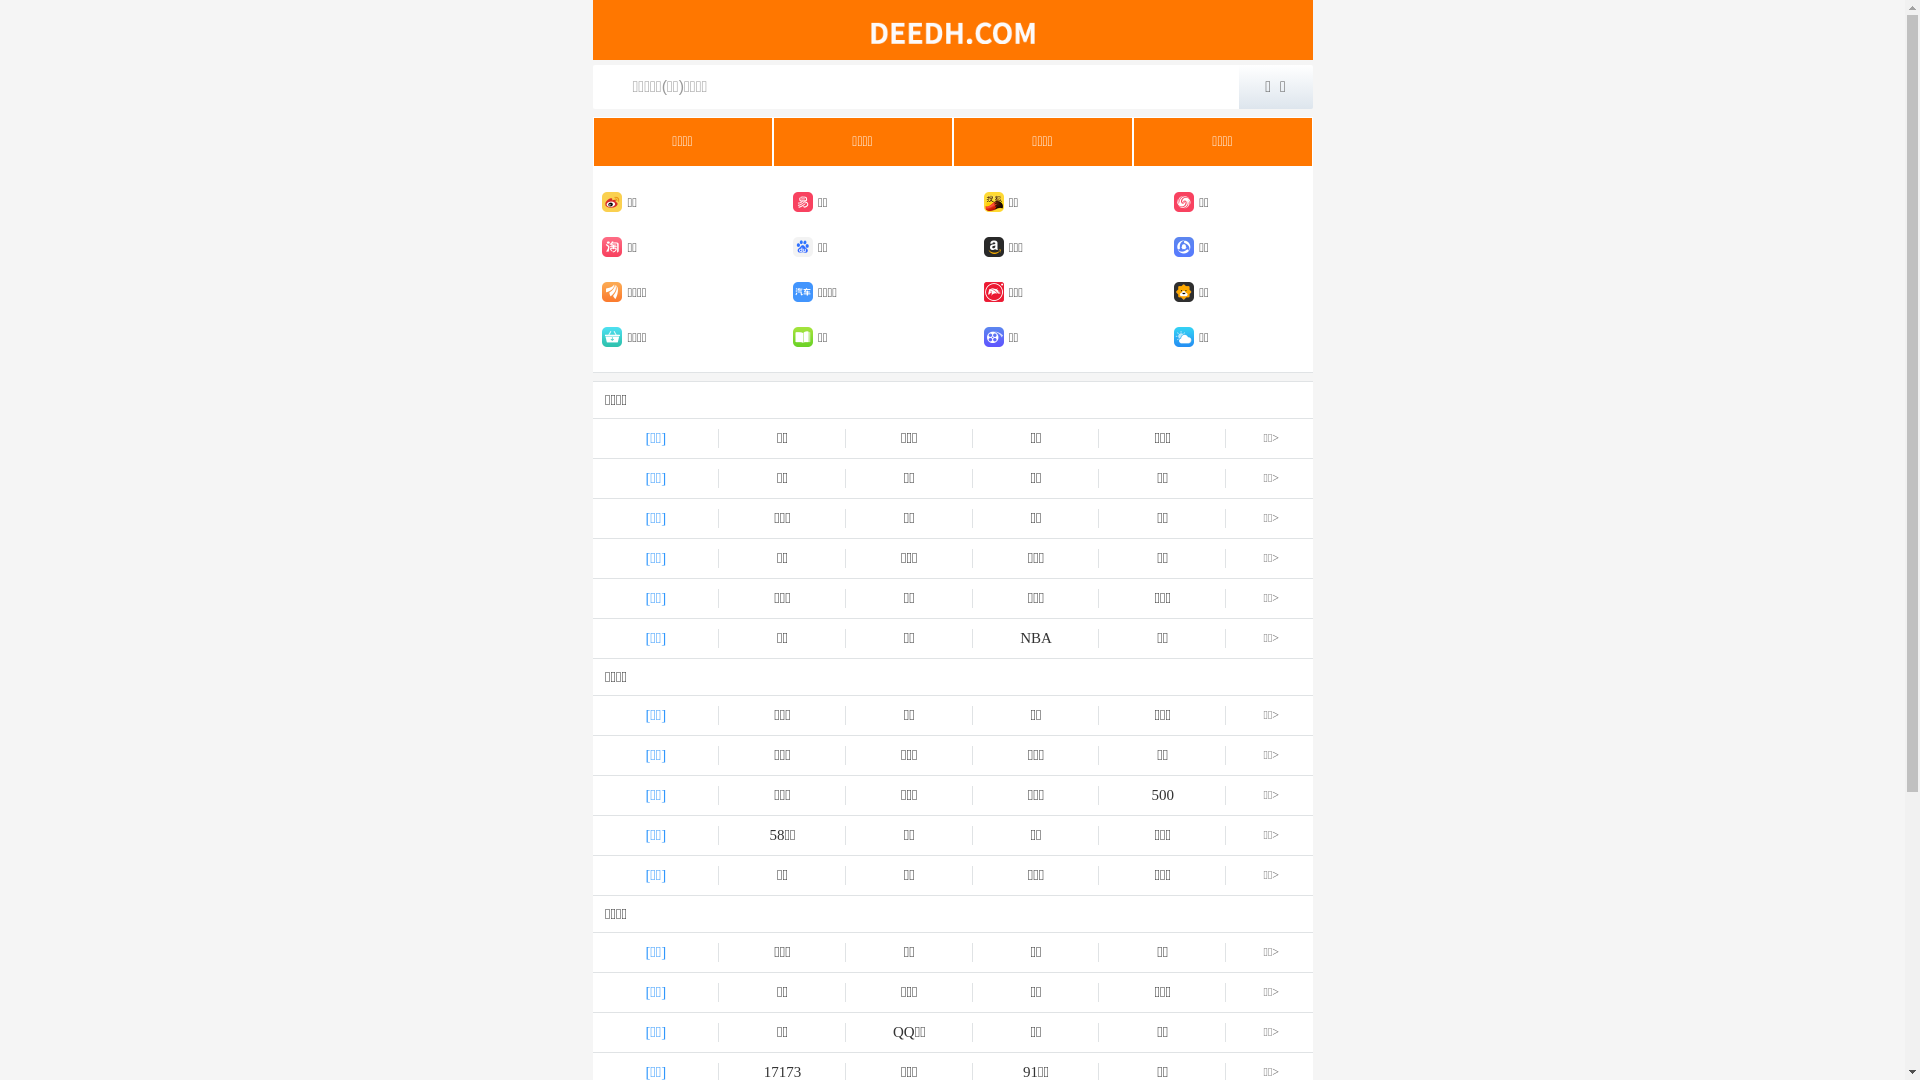 This screenshot has width=1920, height=1080. I want to click on '500', so click(1162, 794).